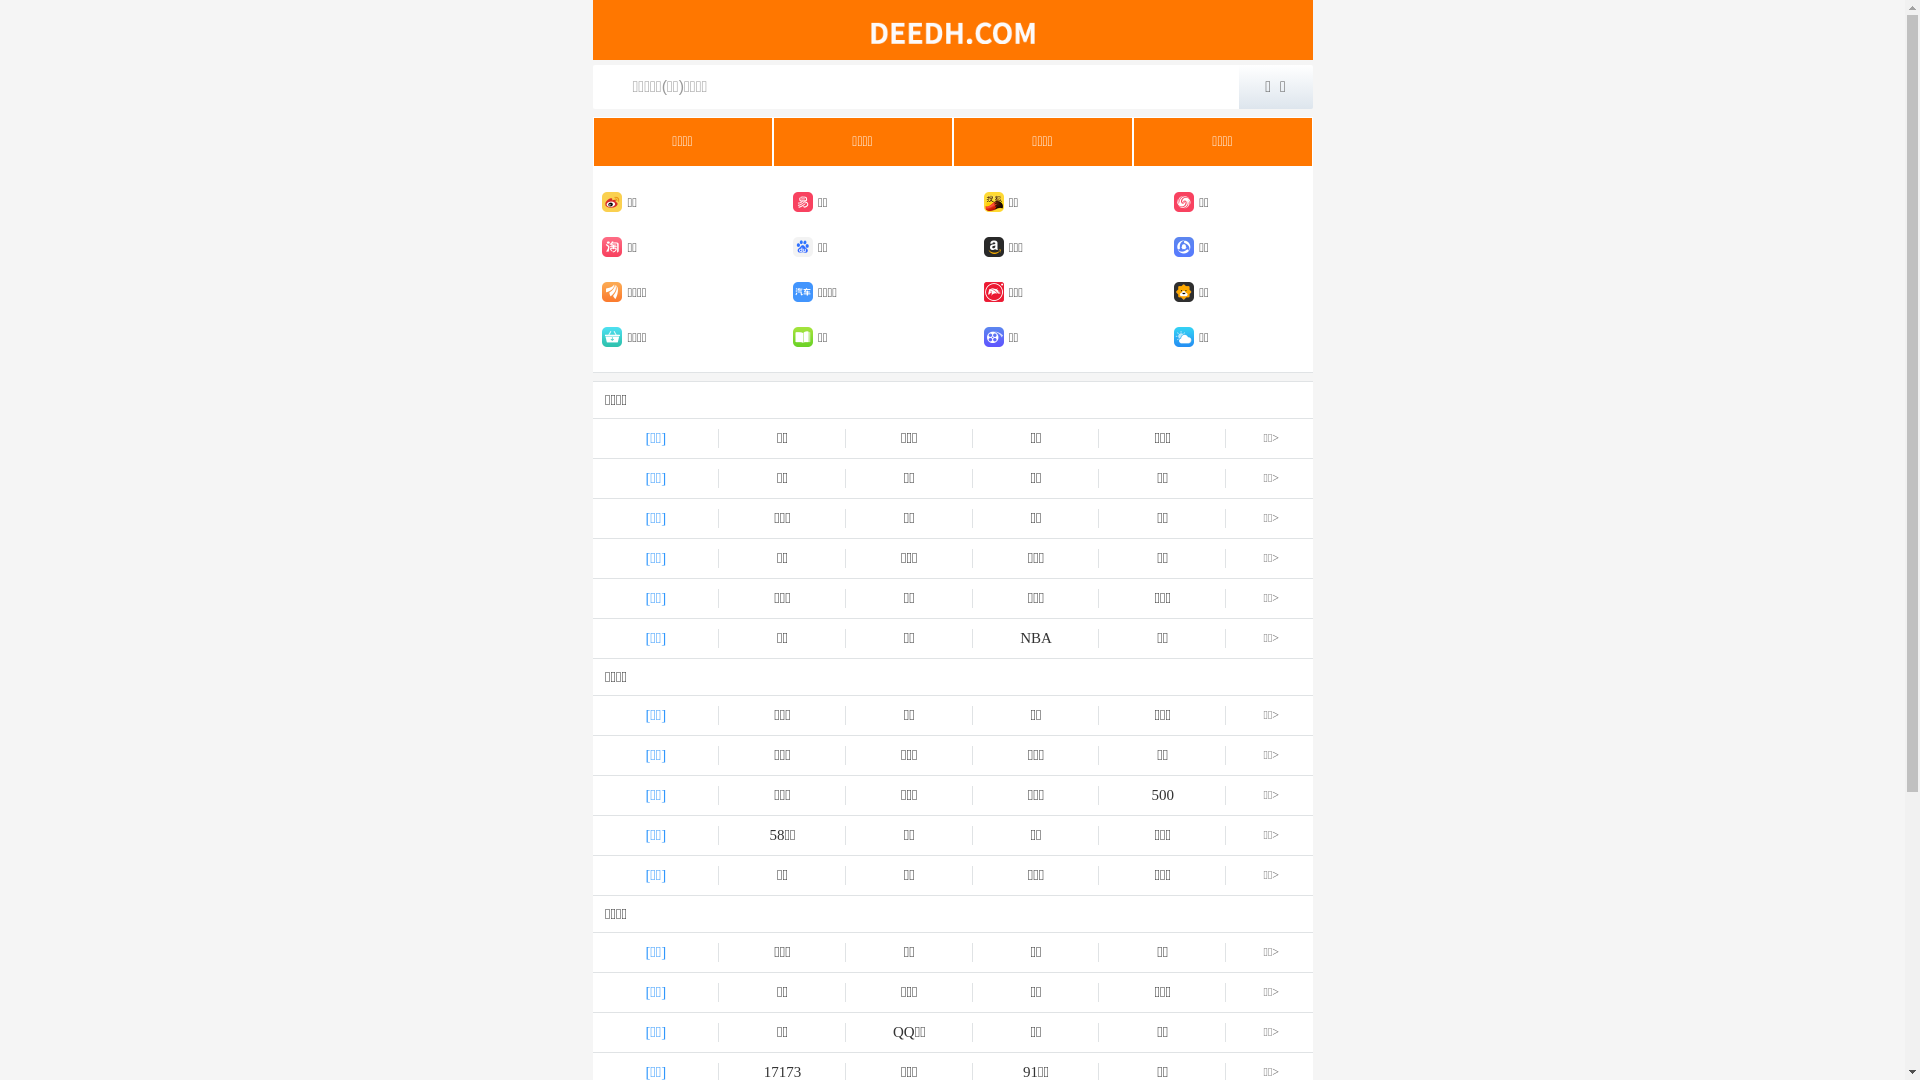 This screenshot has width=1920, height=1080. I want to click on '500', so click(1162, 794).